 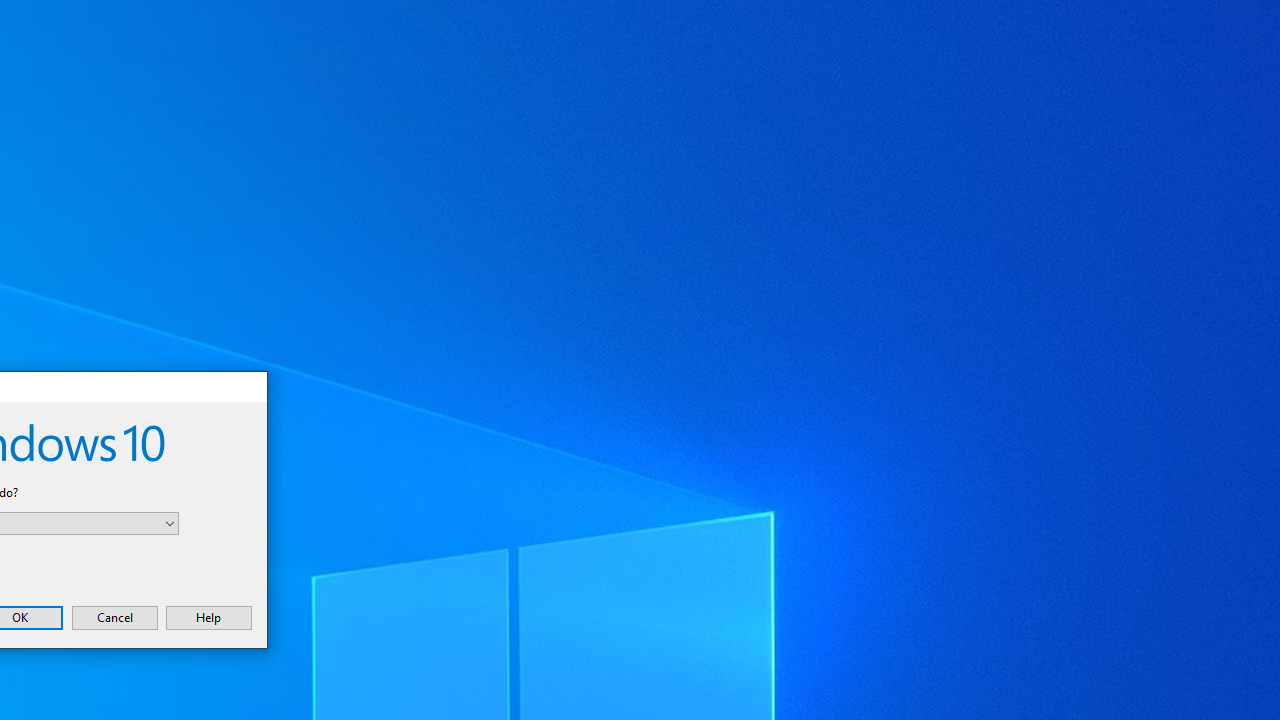 What do you see at coordinates (113, 616) in the screenshot?
I see `'Cancel'` at bounding box center [113, 616].